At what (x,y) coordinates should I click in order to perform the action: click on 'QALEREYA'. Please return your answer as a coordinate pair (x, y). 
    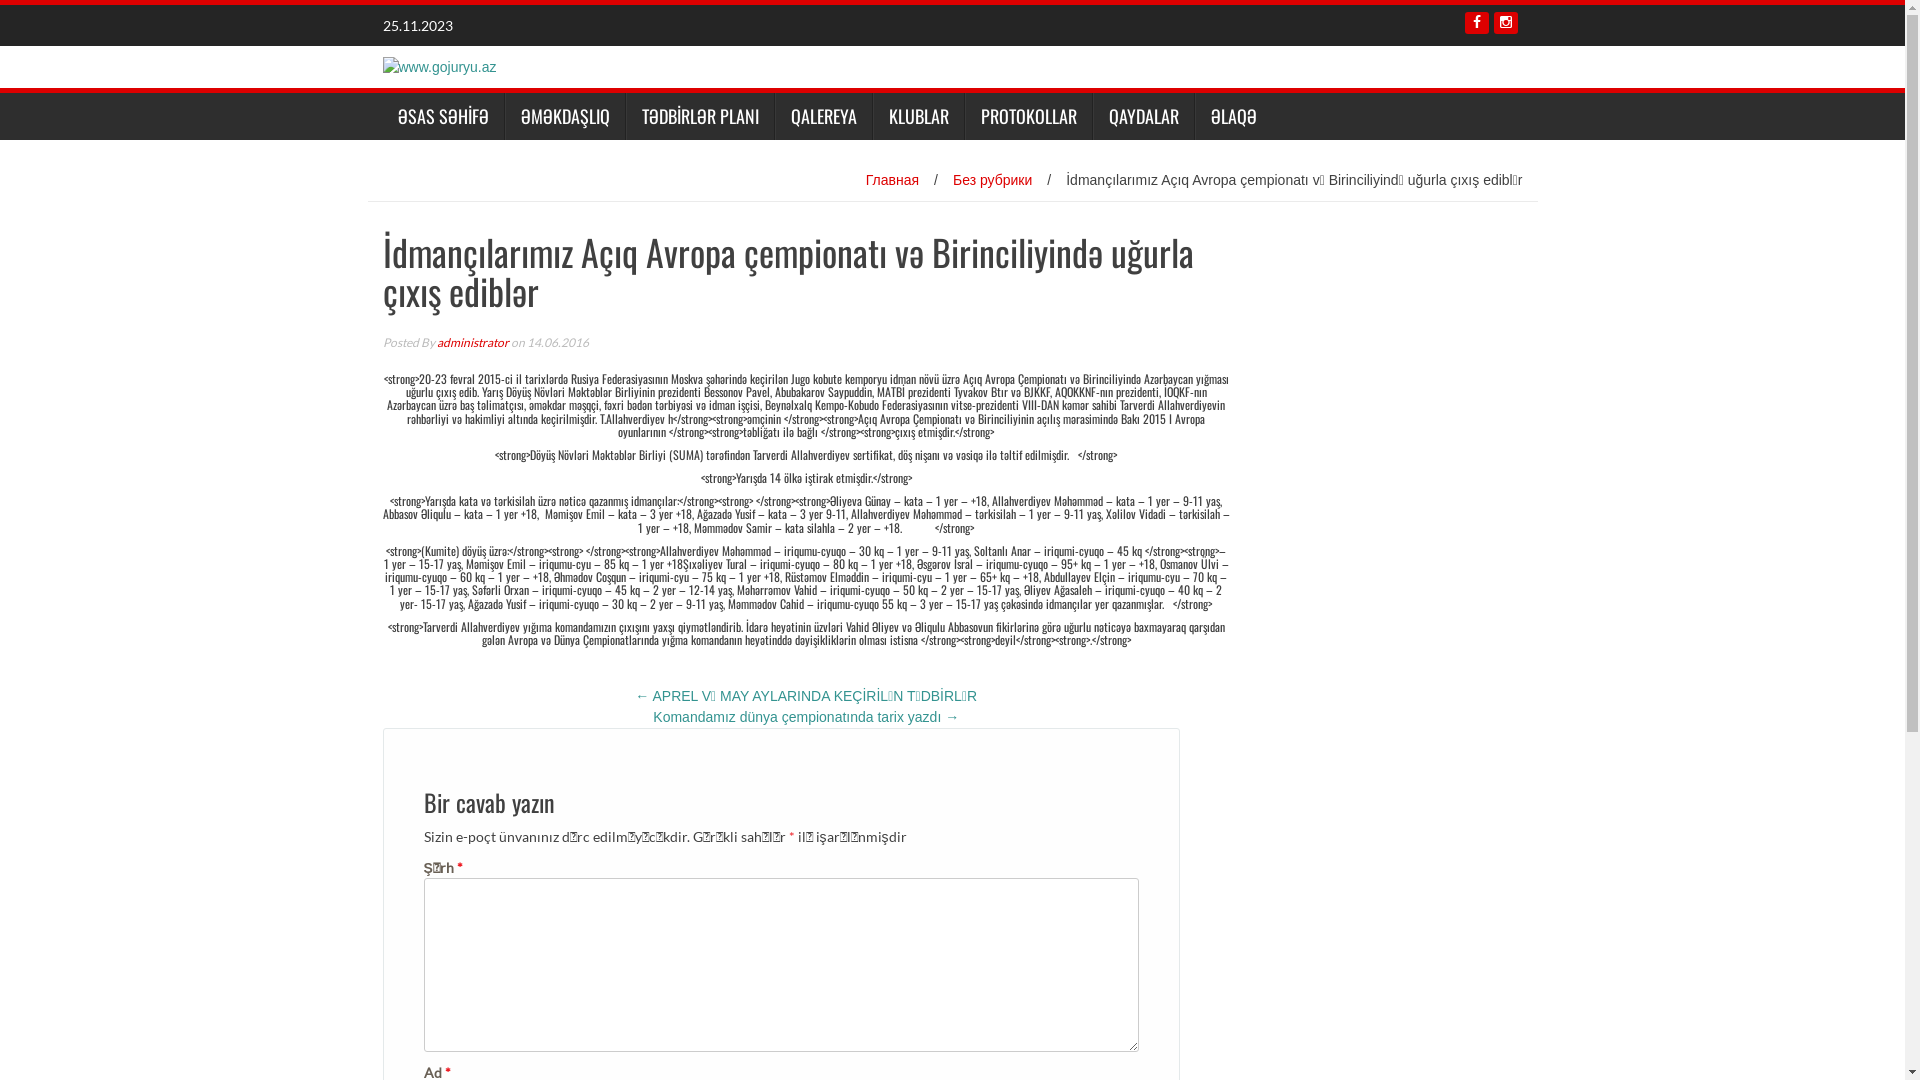
    Looking at the image, I should click on (822, 116).